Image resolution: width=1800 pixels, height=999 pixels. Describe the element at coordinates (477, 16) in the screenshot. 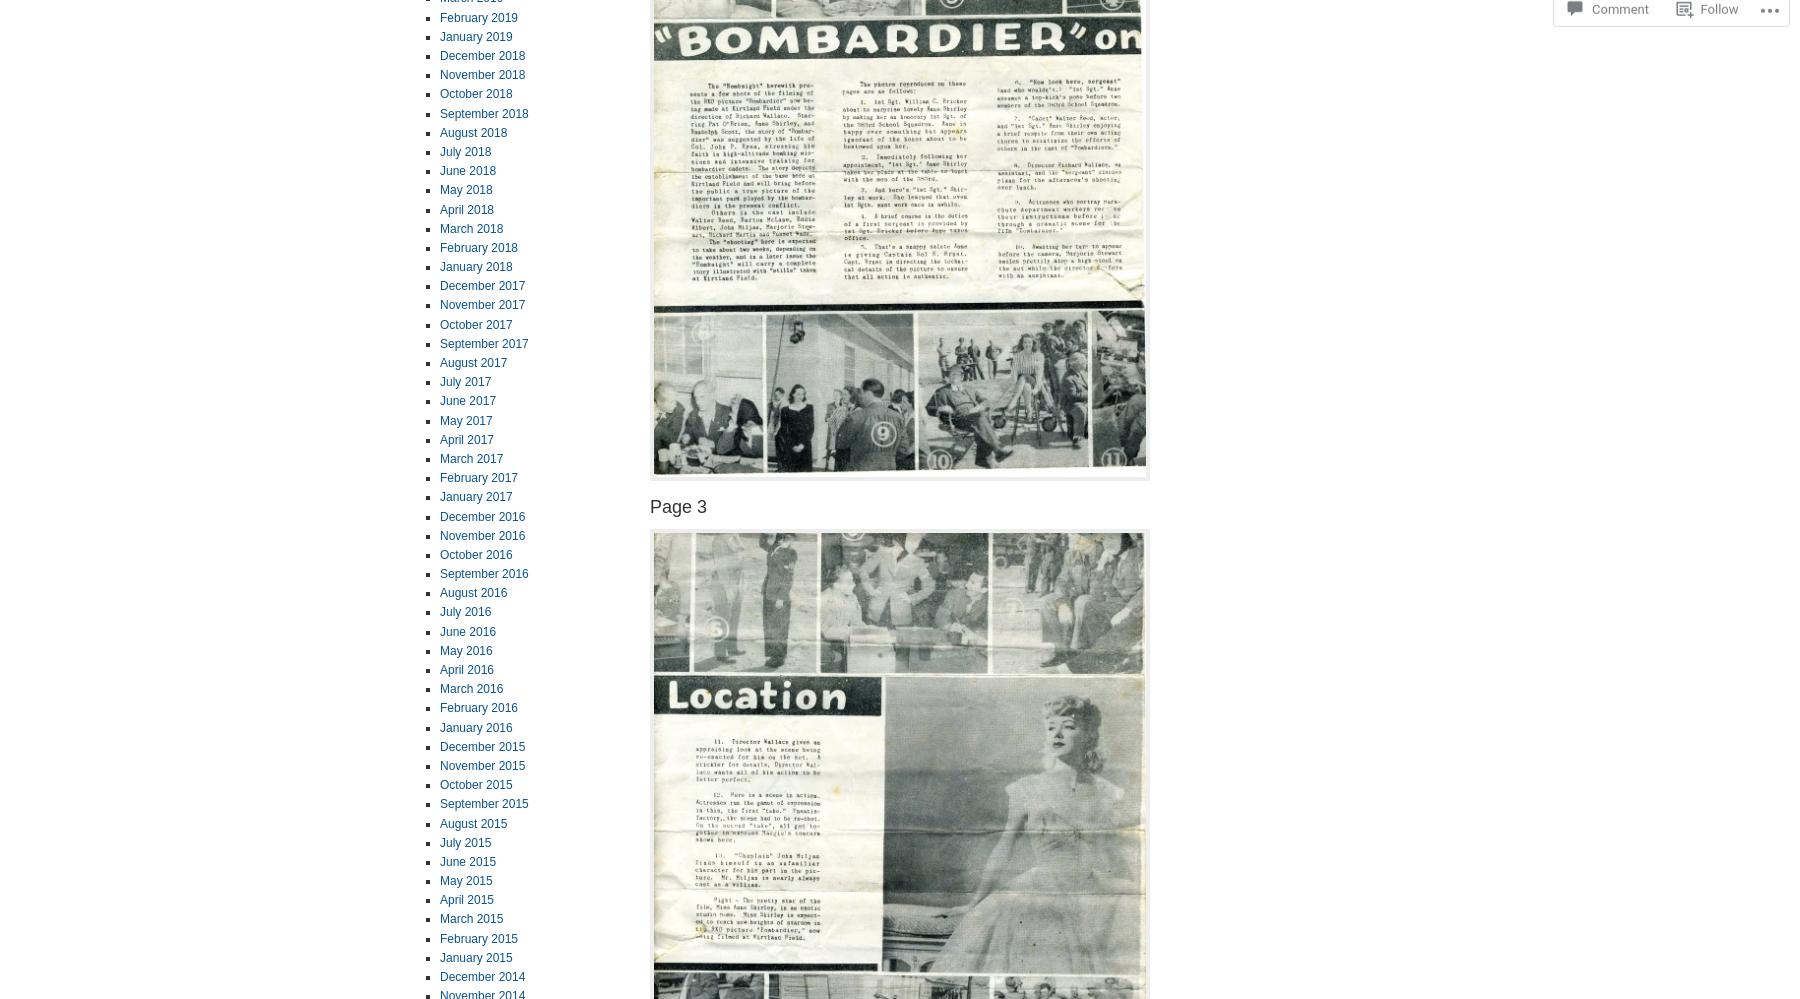

I see `'February 2019'` at that location.